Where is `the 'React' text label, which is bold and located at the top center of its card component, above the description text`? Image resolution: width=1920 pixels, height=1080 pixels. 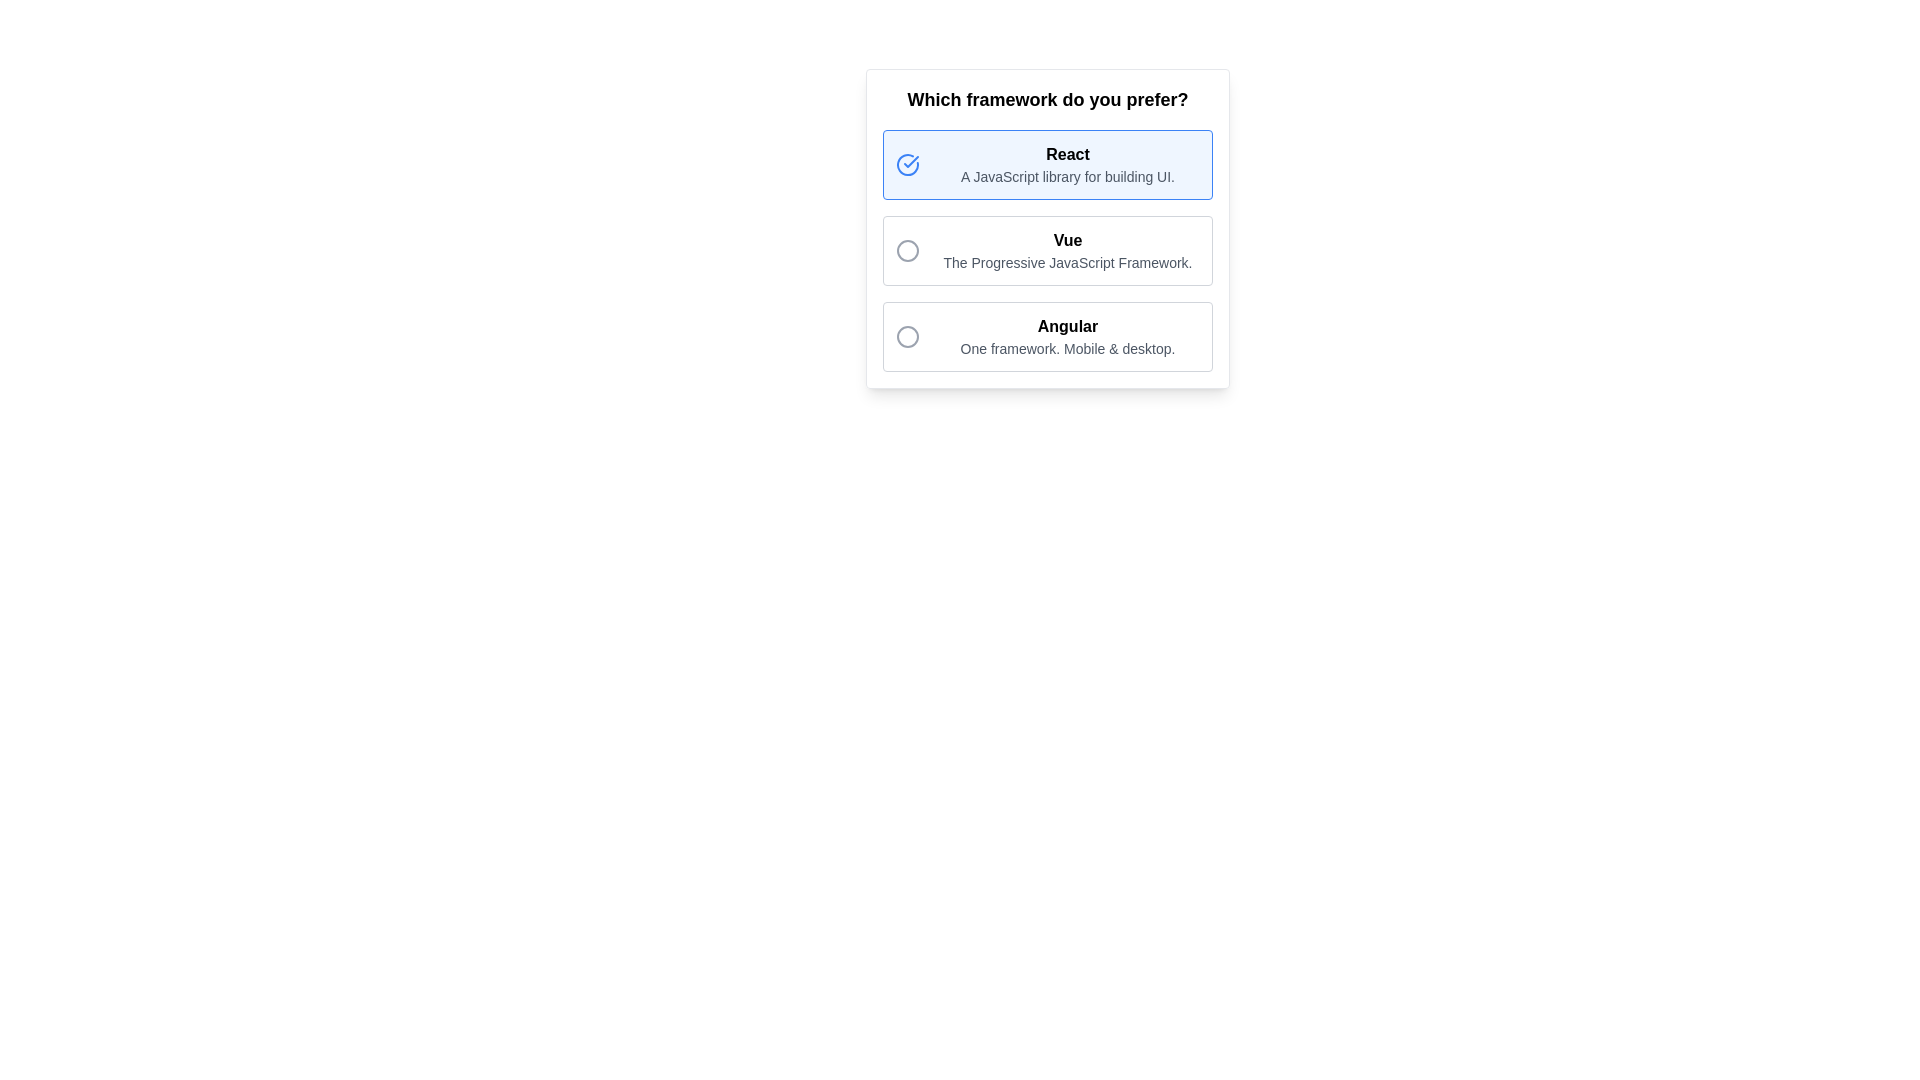 the 'React' text label, which is bold and located at the top center of its card component, above the description text is located at coordinates (1067, 153).